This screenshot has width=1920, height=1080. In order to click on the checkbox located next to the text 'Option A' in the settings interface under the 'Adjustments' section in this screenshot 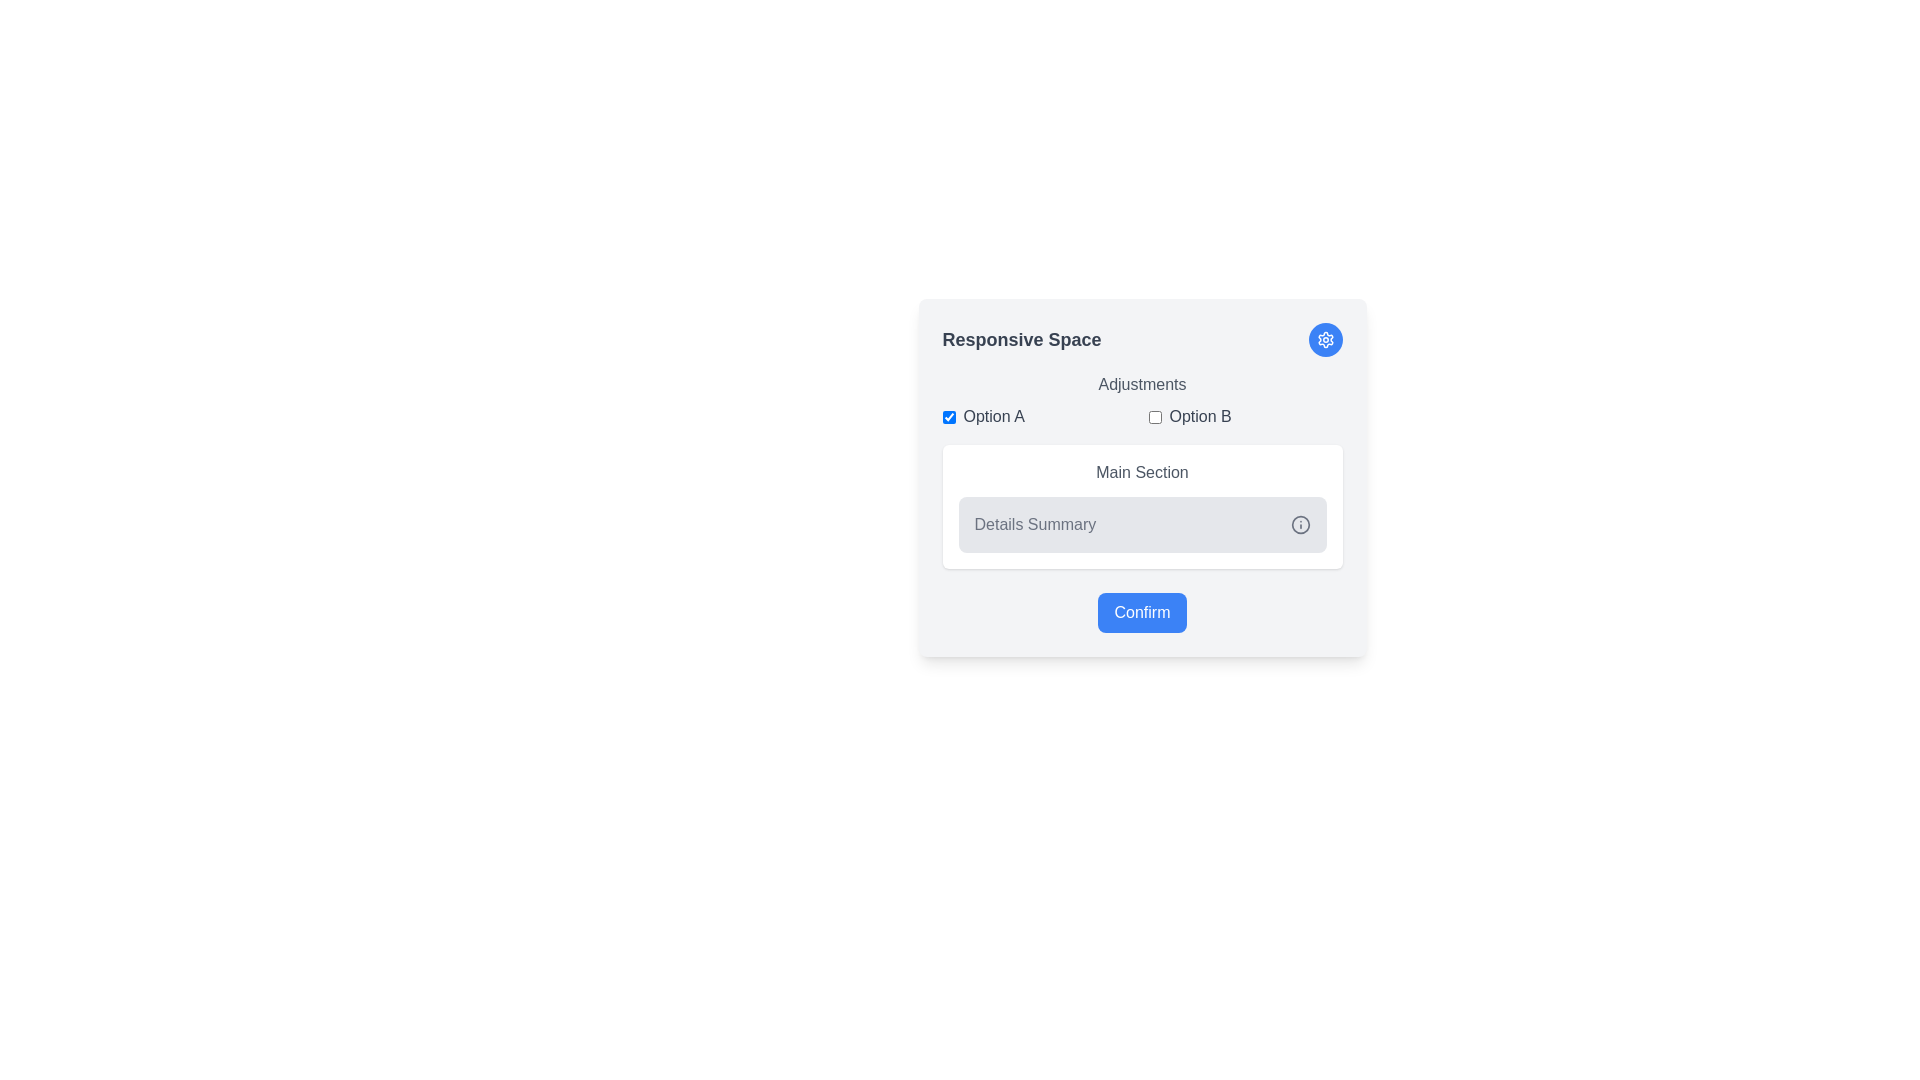, I will do `click(948, 415)`.